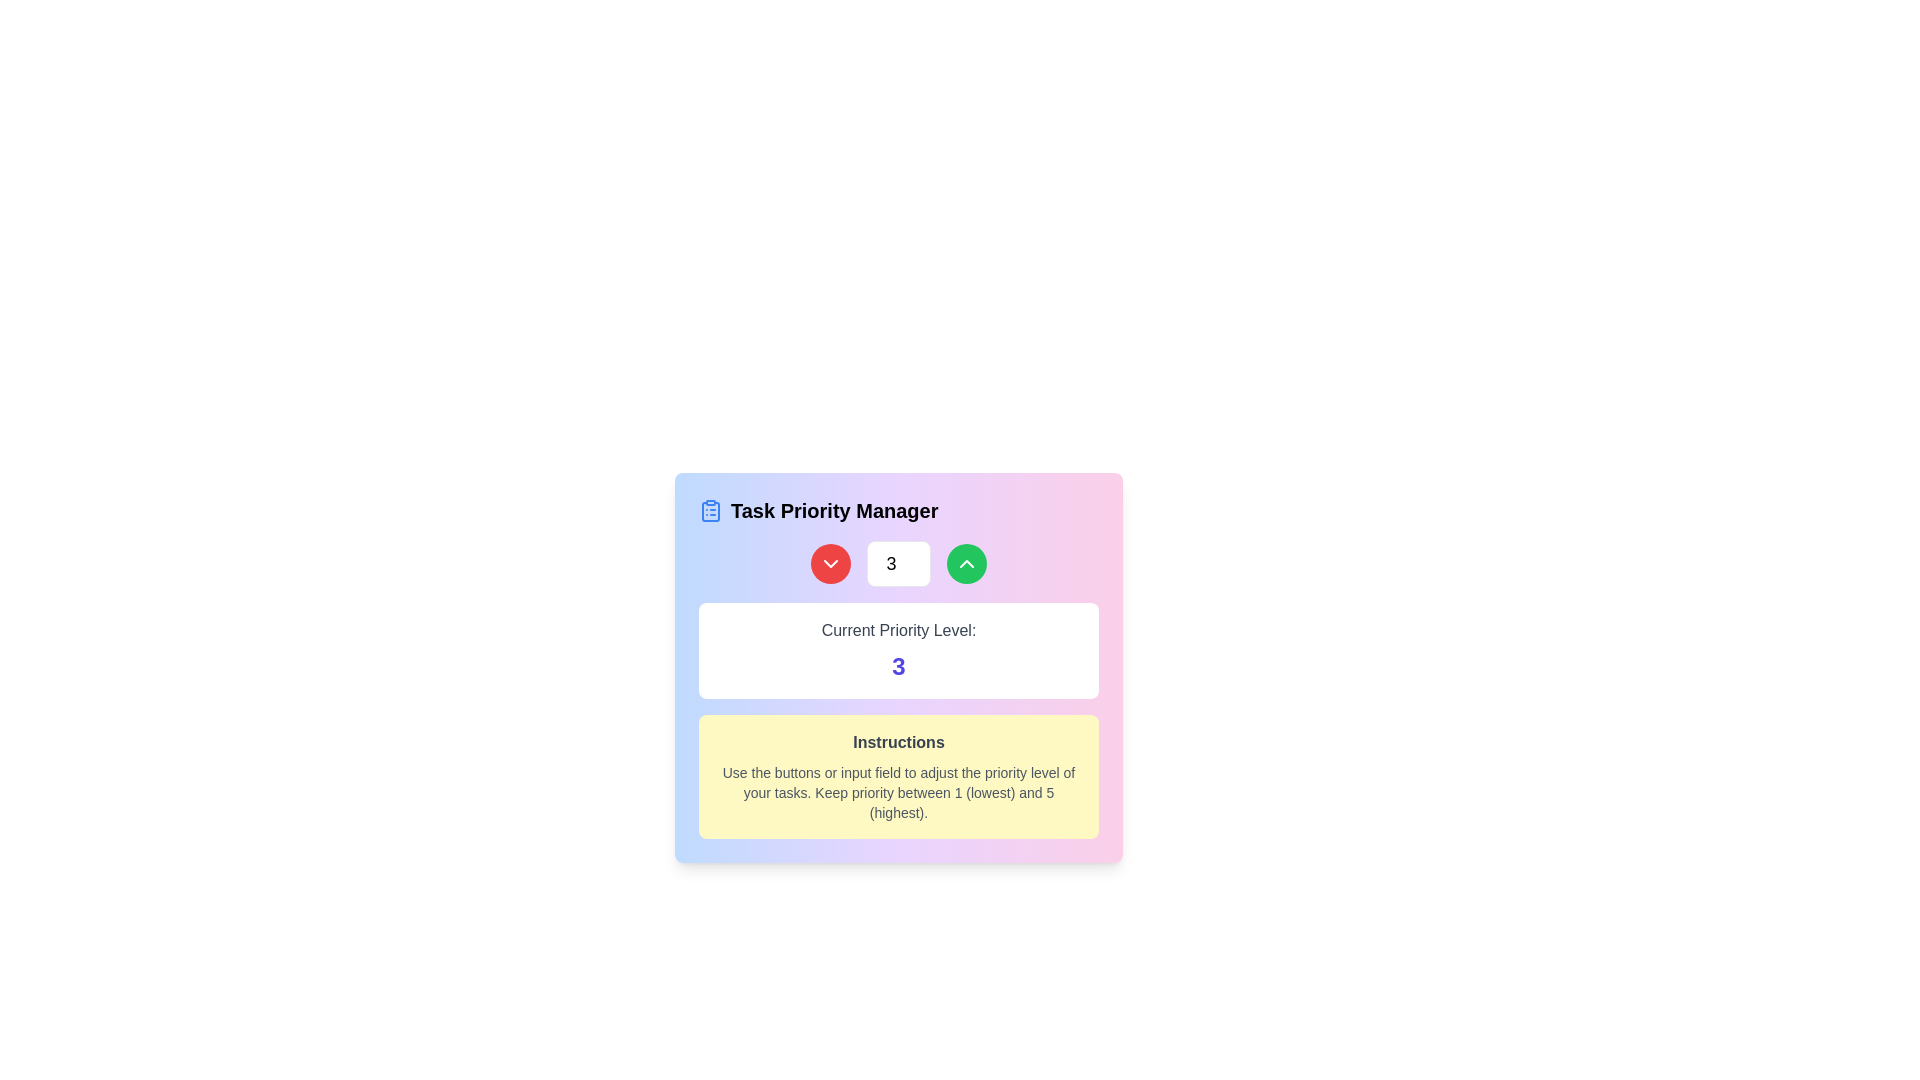 The height and width of the screenshot is (1080, 1920). I want to click on the green circular button with a white upward arrow located to the right of the numeric input field displaying '3' to increase the priority level, so click(966, 563).